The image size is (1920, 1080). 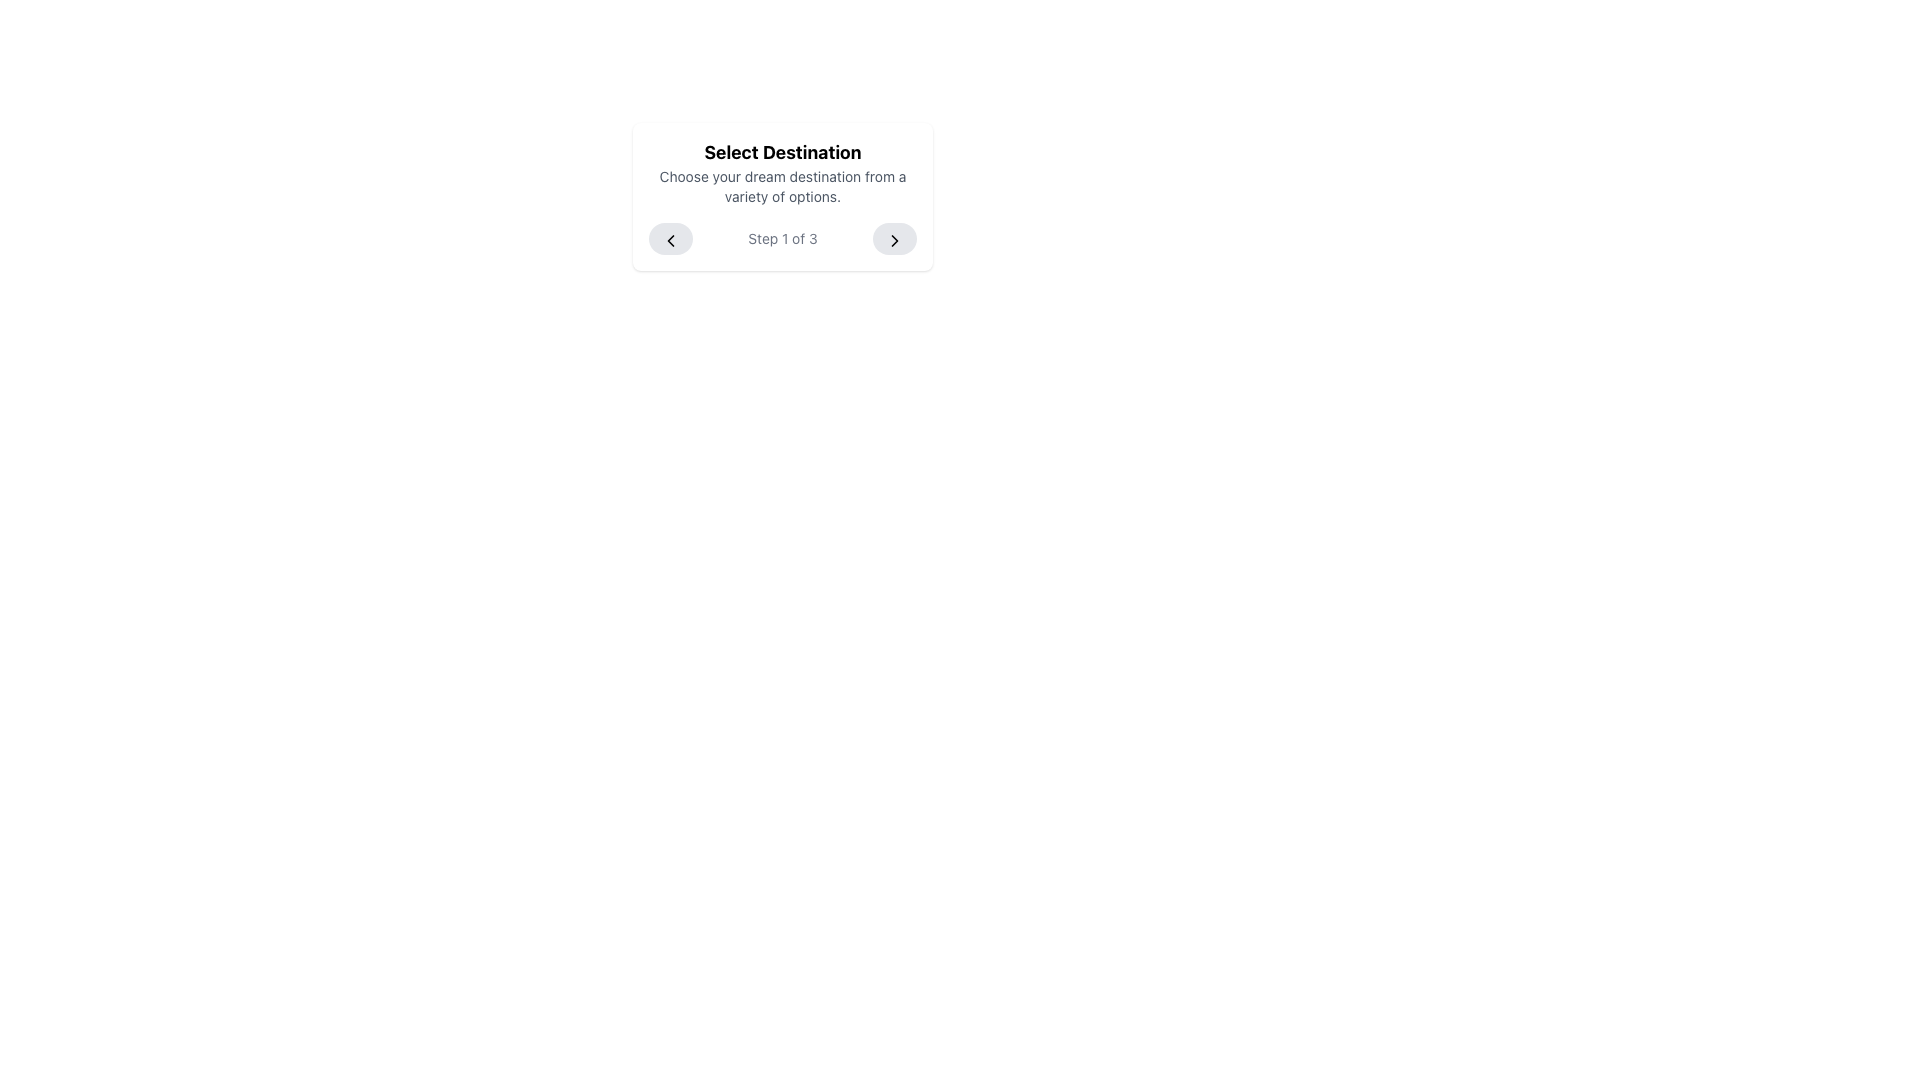 I want to click on the 'Next' button located at the far-right side of the bar displaying 'Step 1 of 3' to proceed to the subsequent step in the multi-step process, so click(x=893, y=238).